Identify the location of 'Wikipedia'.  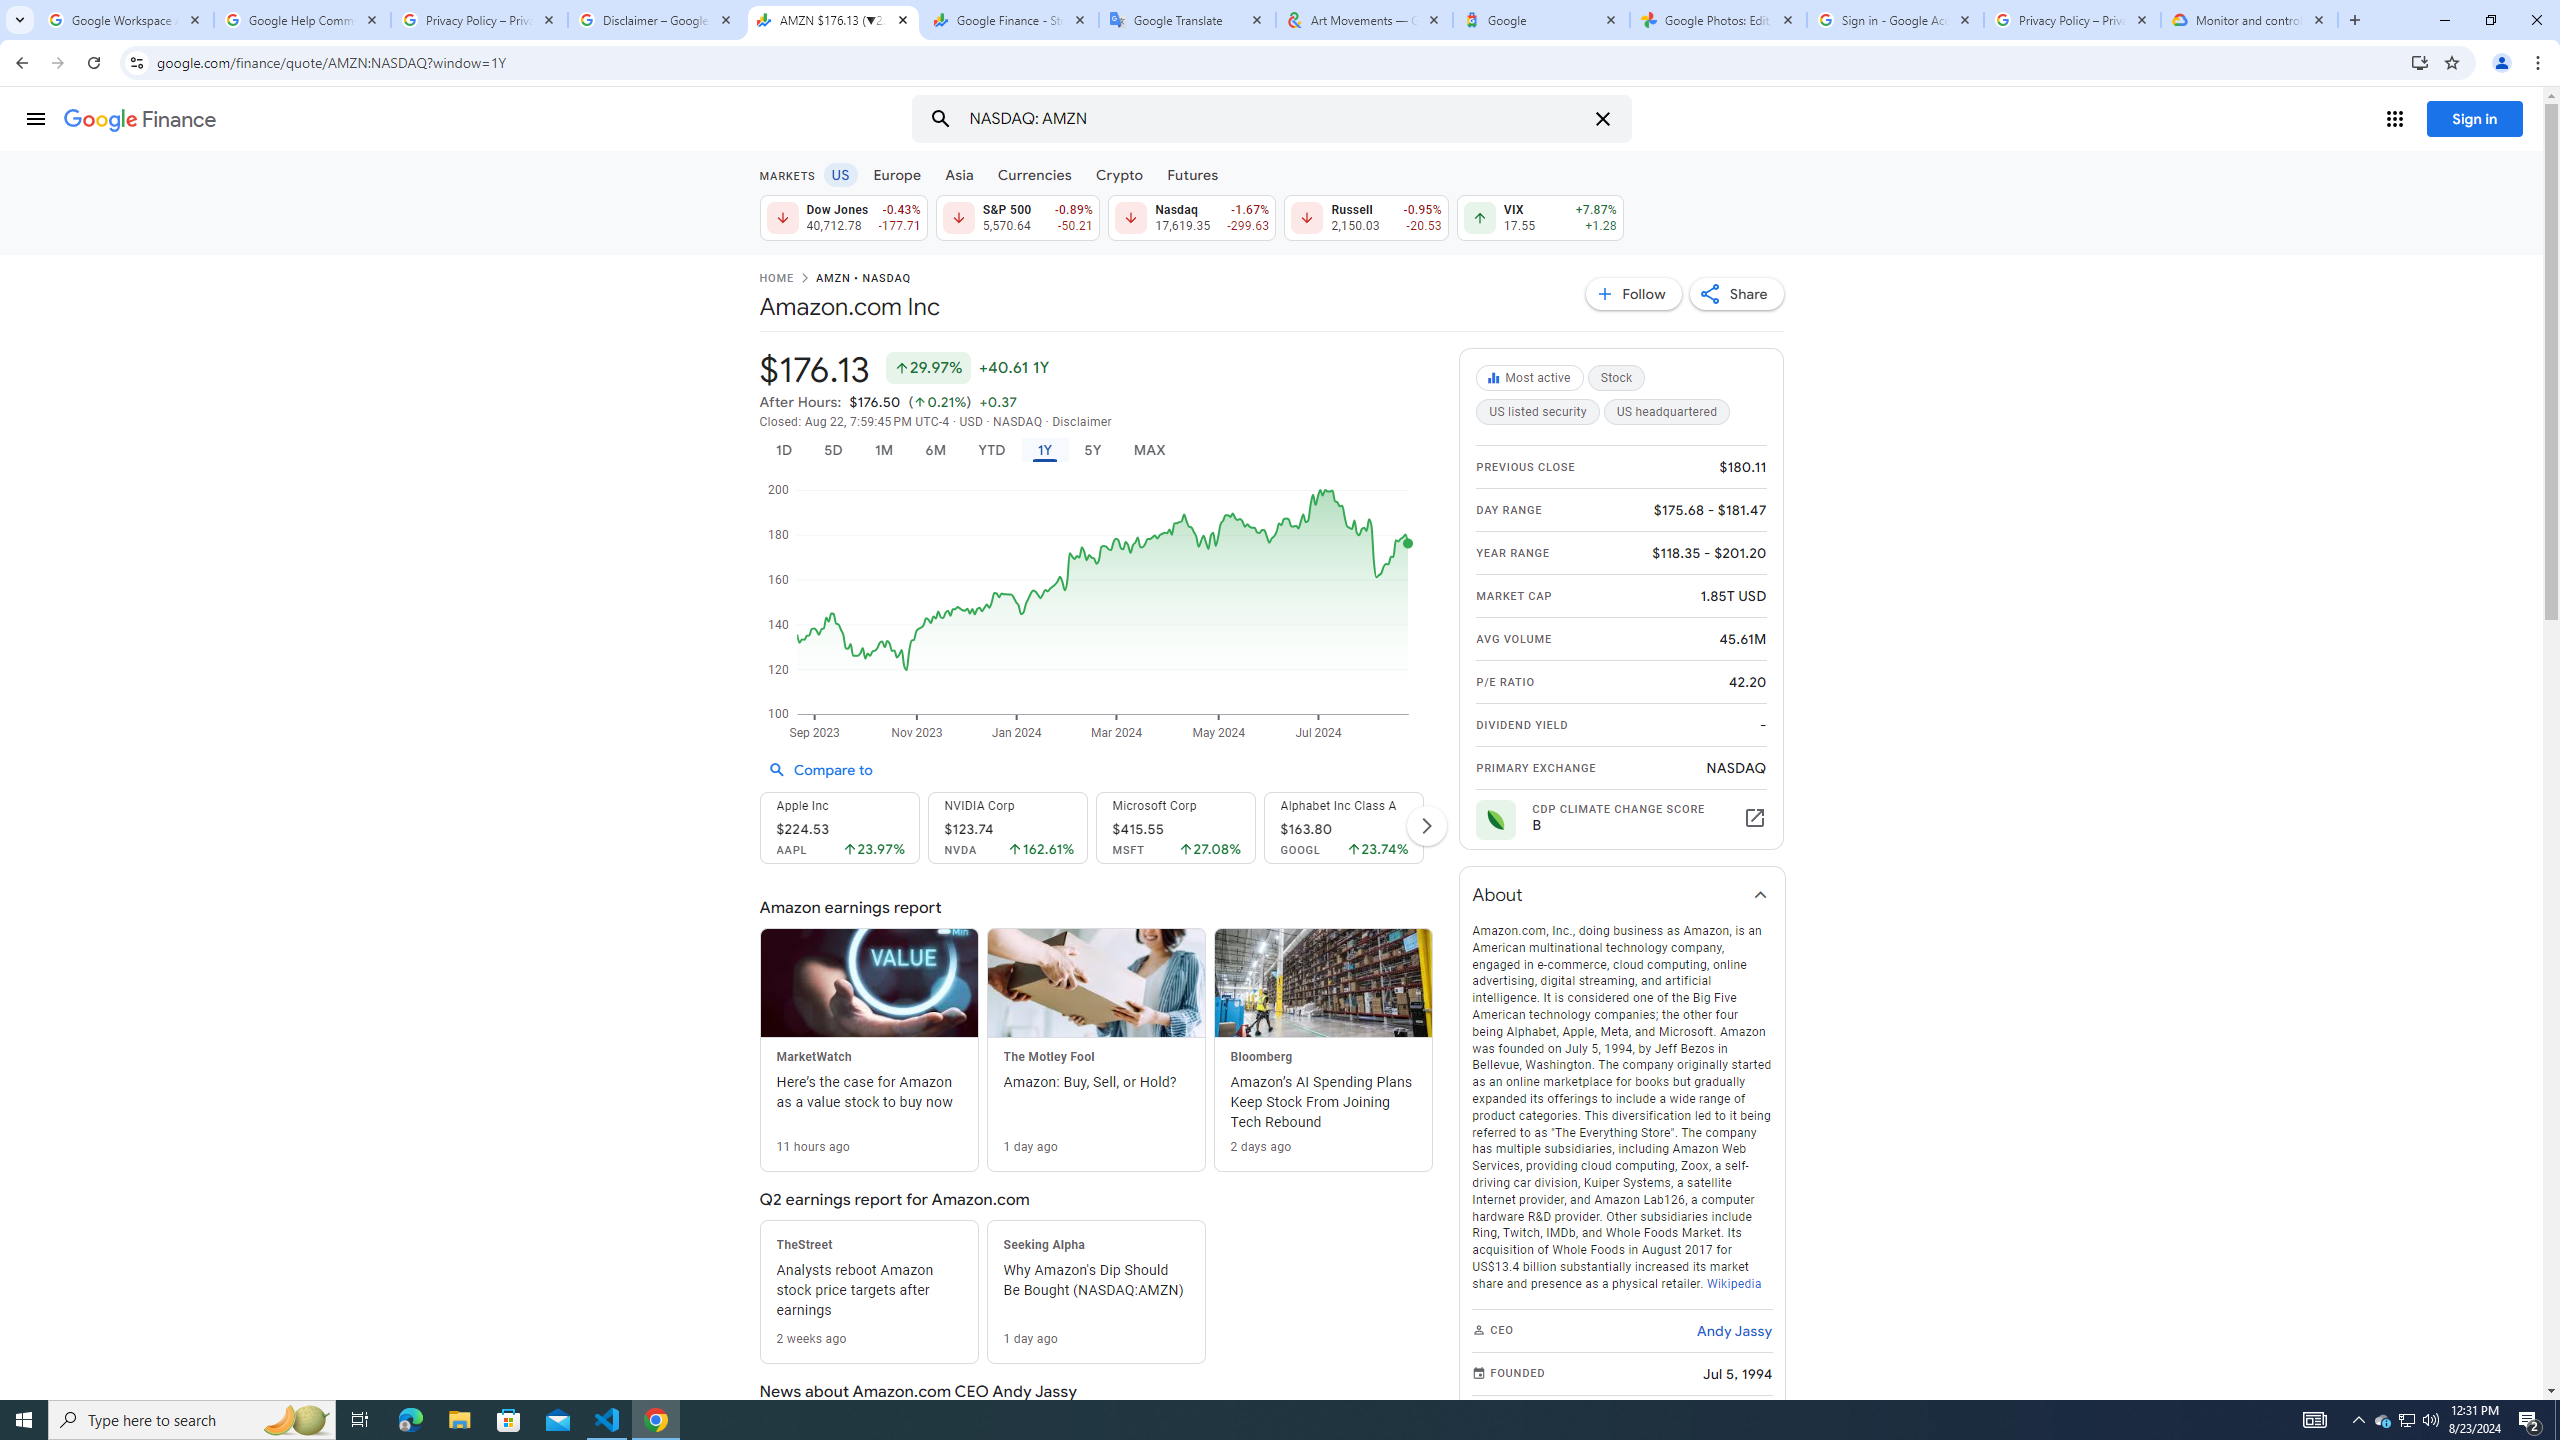
(1732, 1282).